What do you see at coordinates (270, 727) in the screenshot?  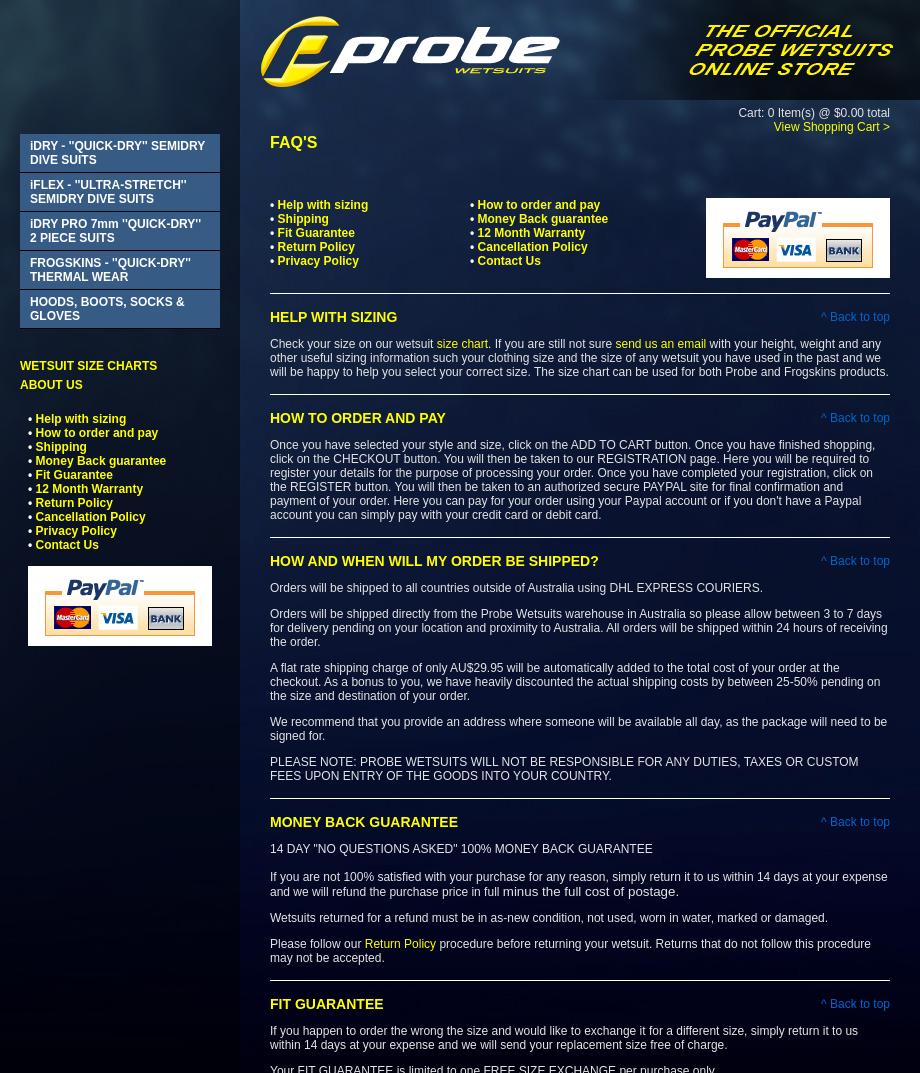 I see `'We recommend that you provide an address where someone will be available all day, as the package will need to be signed for.'` at bounding box center [270, 727].